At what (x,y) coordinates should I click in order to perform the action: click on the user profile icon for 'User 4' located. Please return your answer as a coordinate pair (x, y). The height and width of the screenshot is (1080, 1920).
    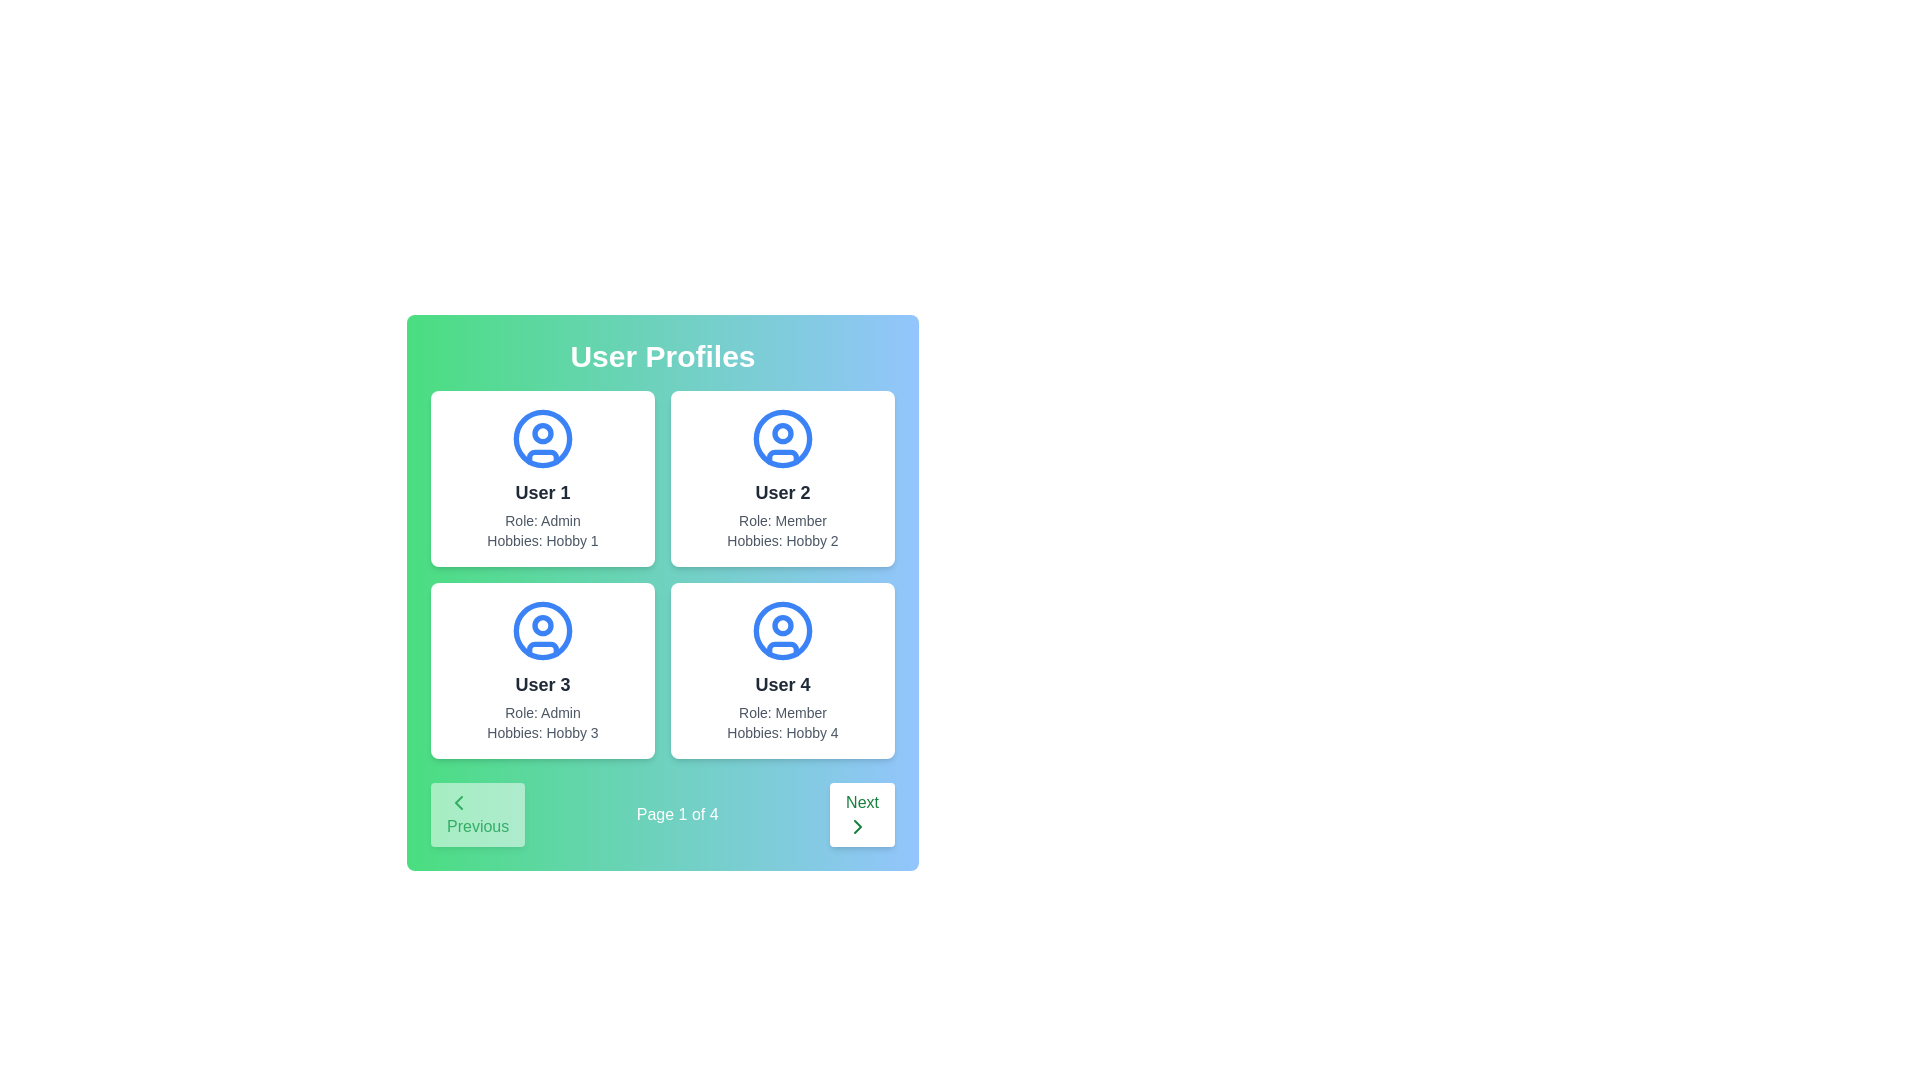
    Looking at the image, I should click on (781, 631).